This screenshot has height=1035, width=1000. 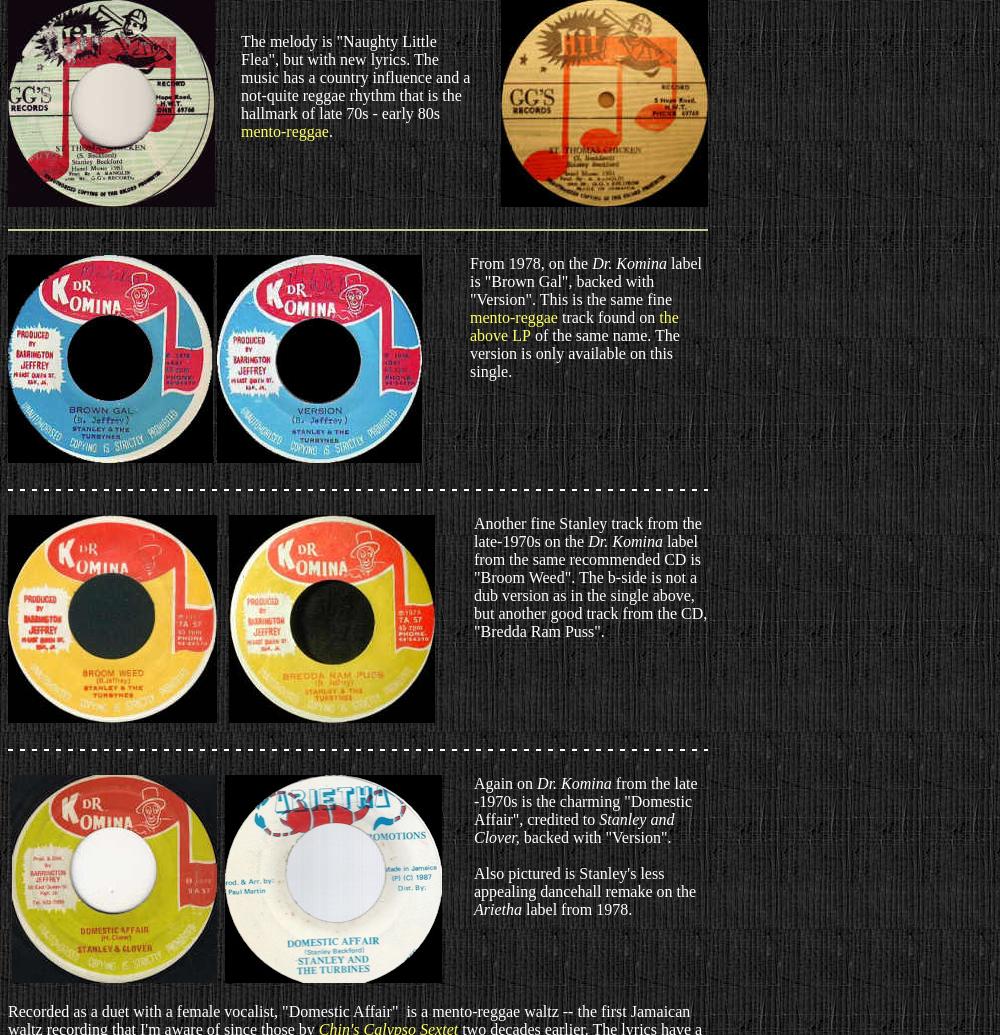 What do you see at coordinates (573, 326) in the screenshot?
I see `'the above LP'` at bounding box center [573, 326].